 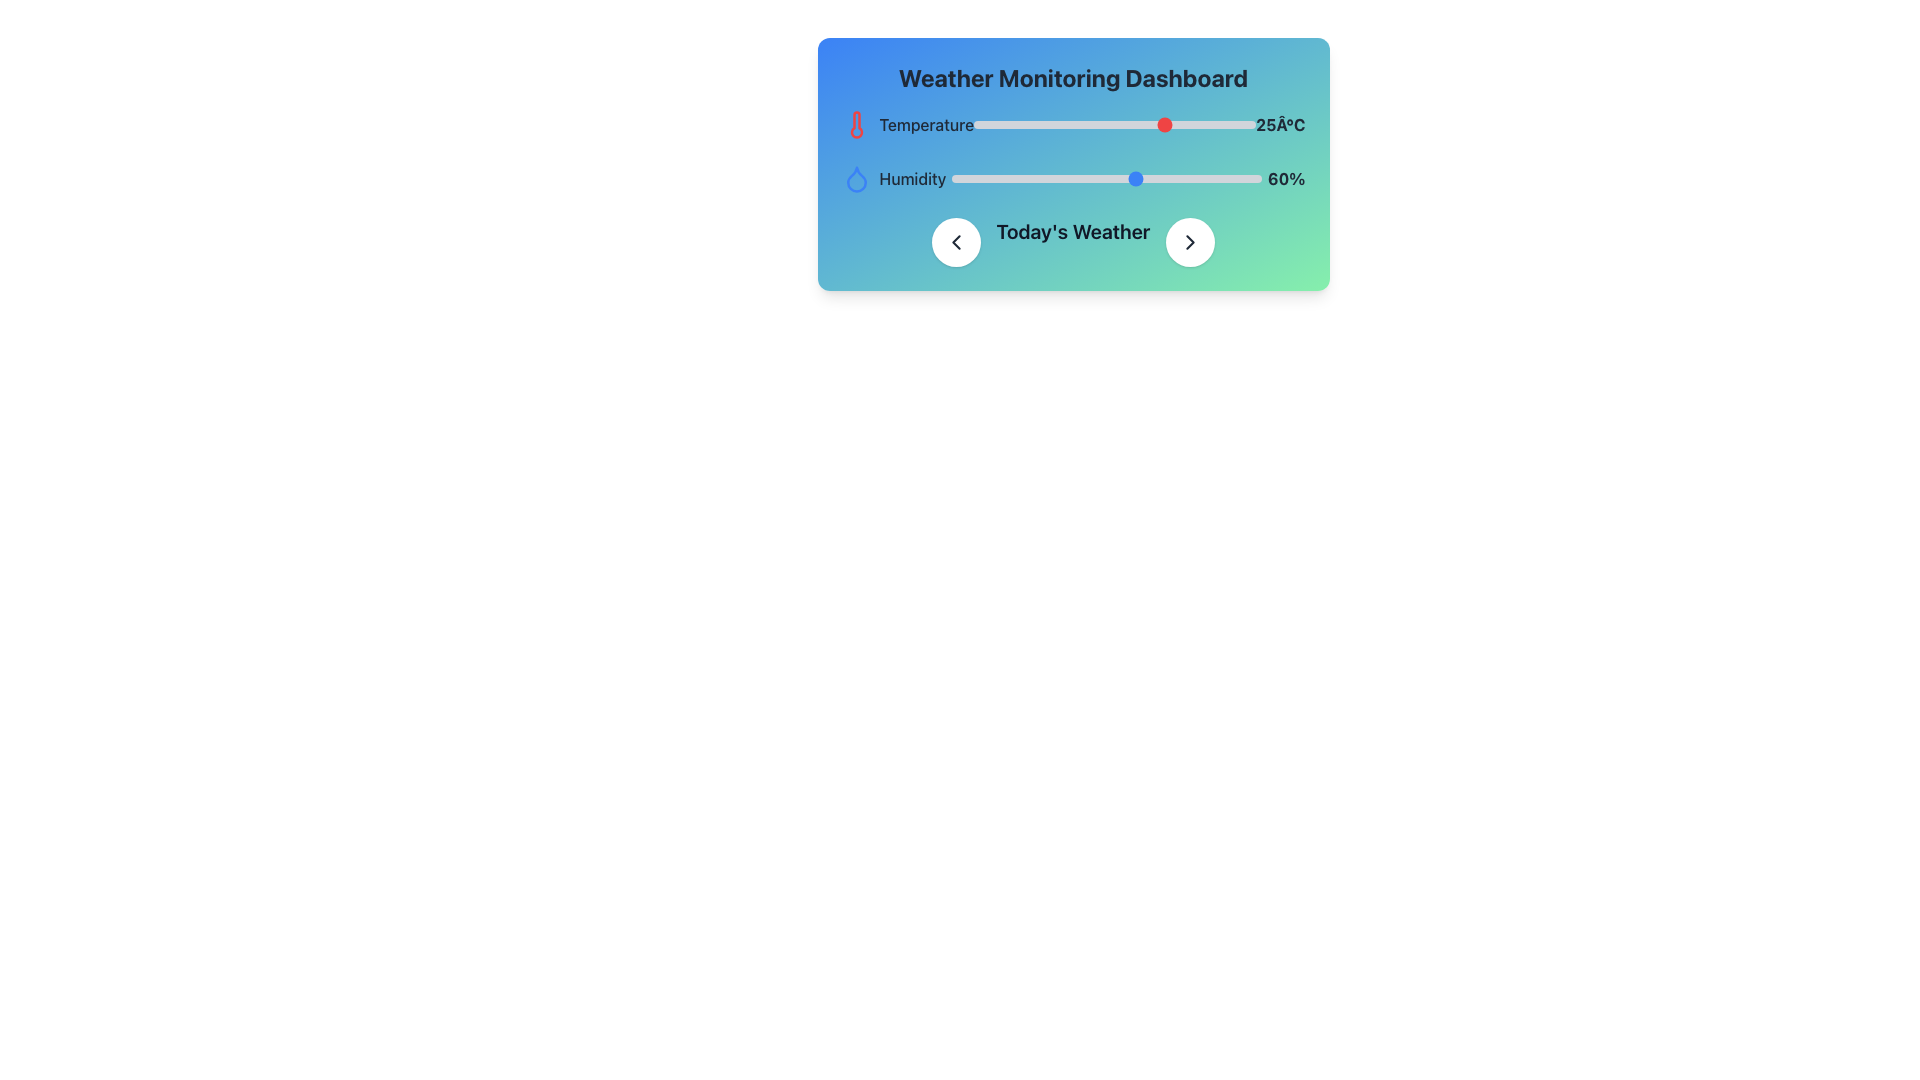 What do you see at coordinates (911, 177) in the screenshot?
I see `the 'Humidity' text label, which is displayed in bold gray font and located to the right of a blue droplet icon on the weather dashboard` at bounding box center [911, 177].